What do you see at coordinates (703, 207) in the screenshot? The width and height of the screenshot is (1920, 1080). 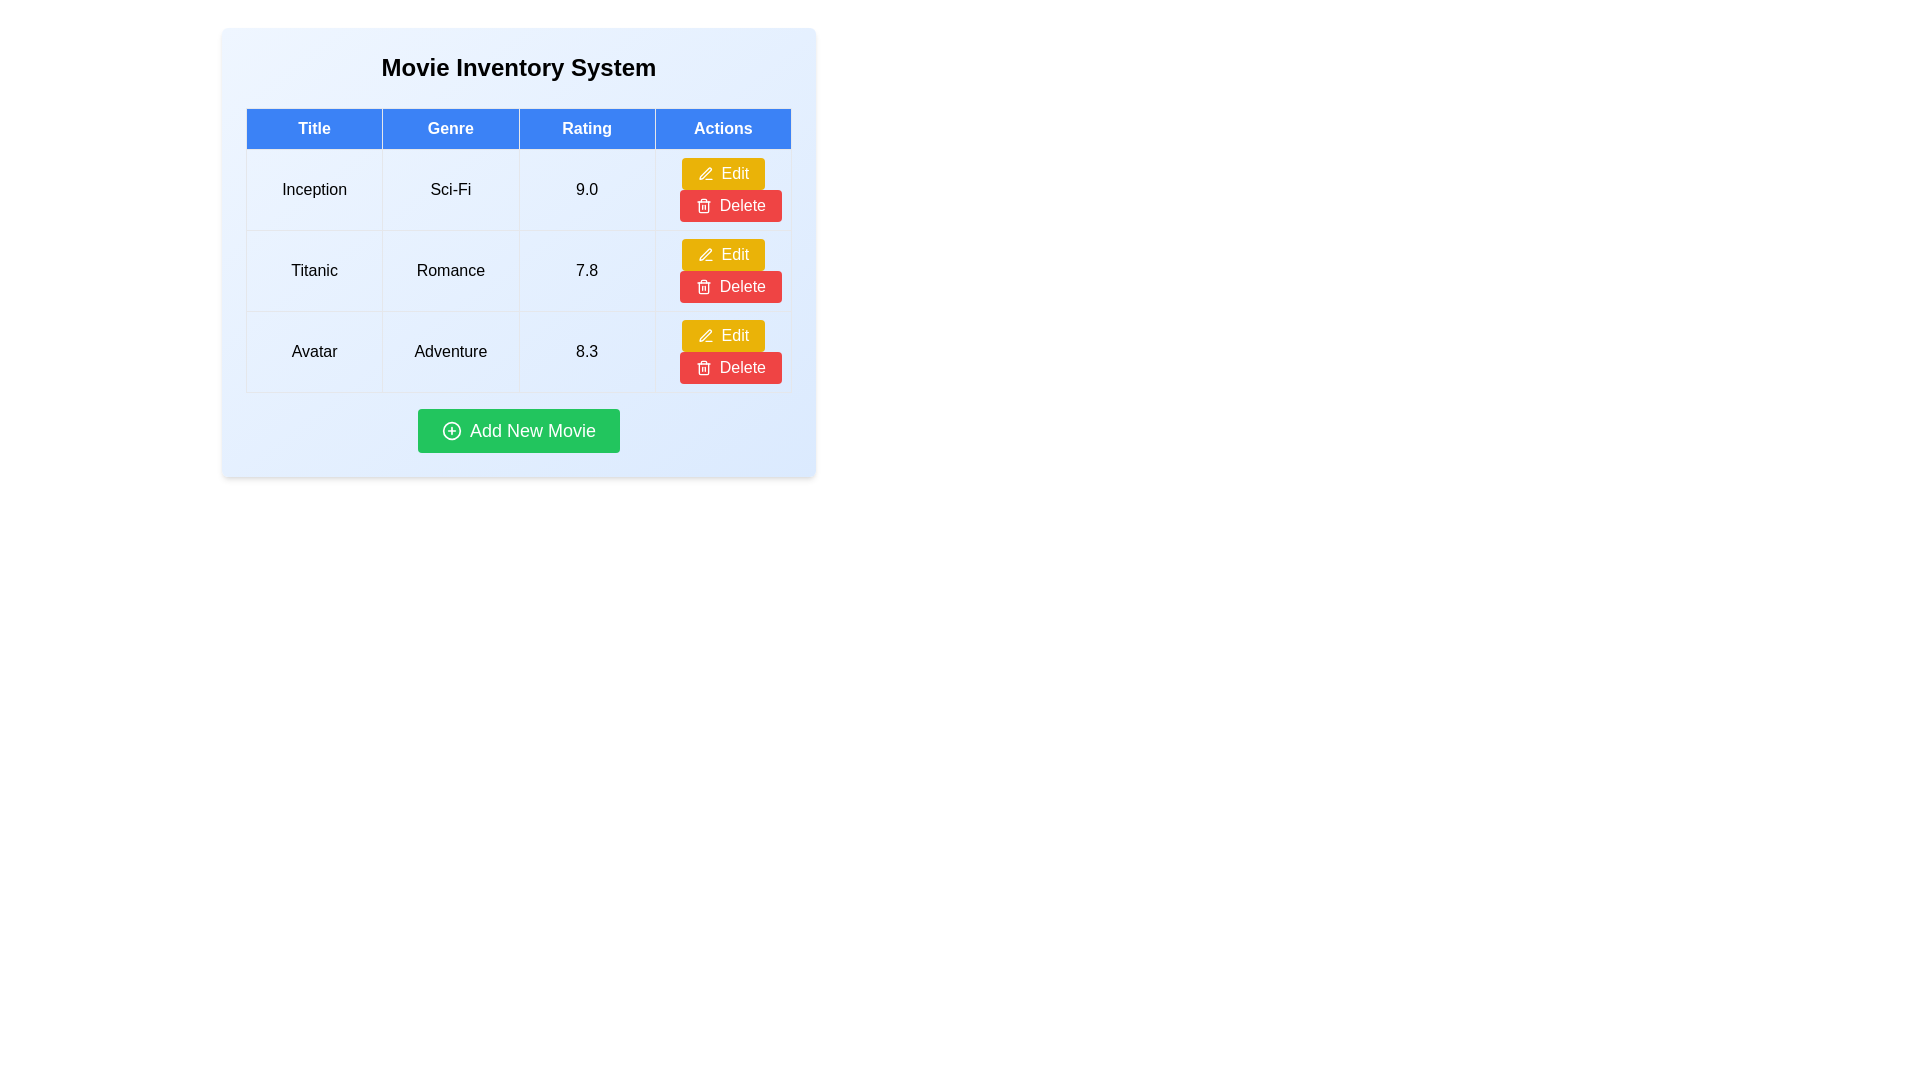 I see `the 'Delete' button associated with the trash can icon for the movie 'Titanic' to trigger the delete action` at bounding box center [703, 207].